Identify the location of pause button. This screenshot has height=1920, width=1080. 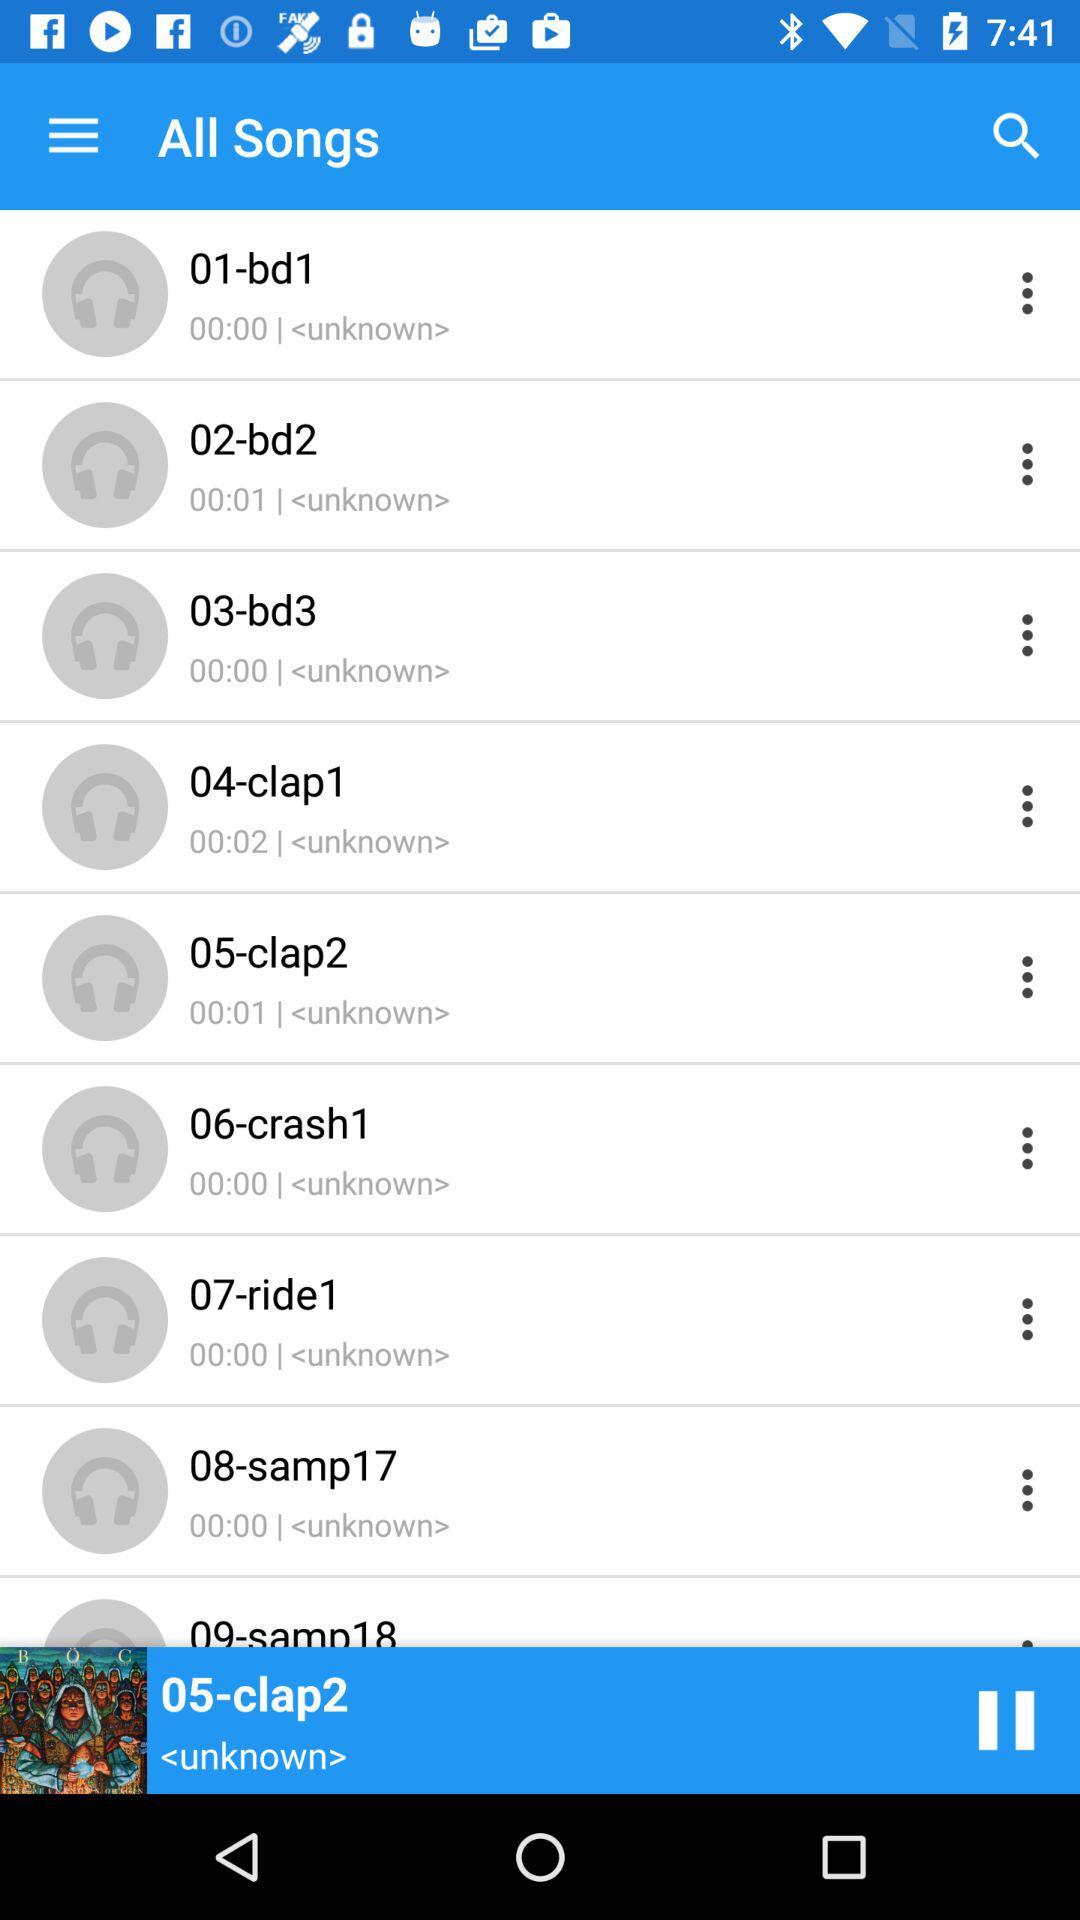
(1006, 1719).